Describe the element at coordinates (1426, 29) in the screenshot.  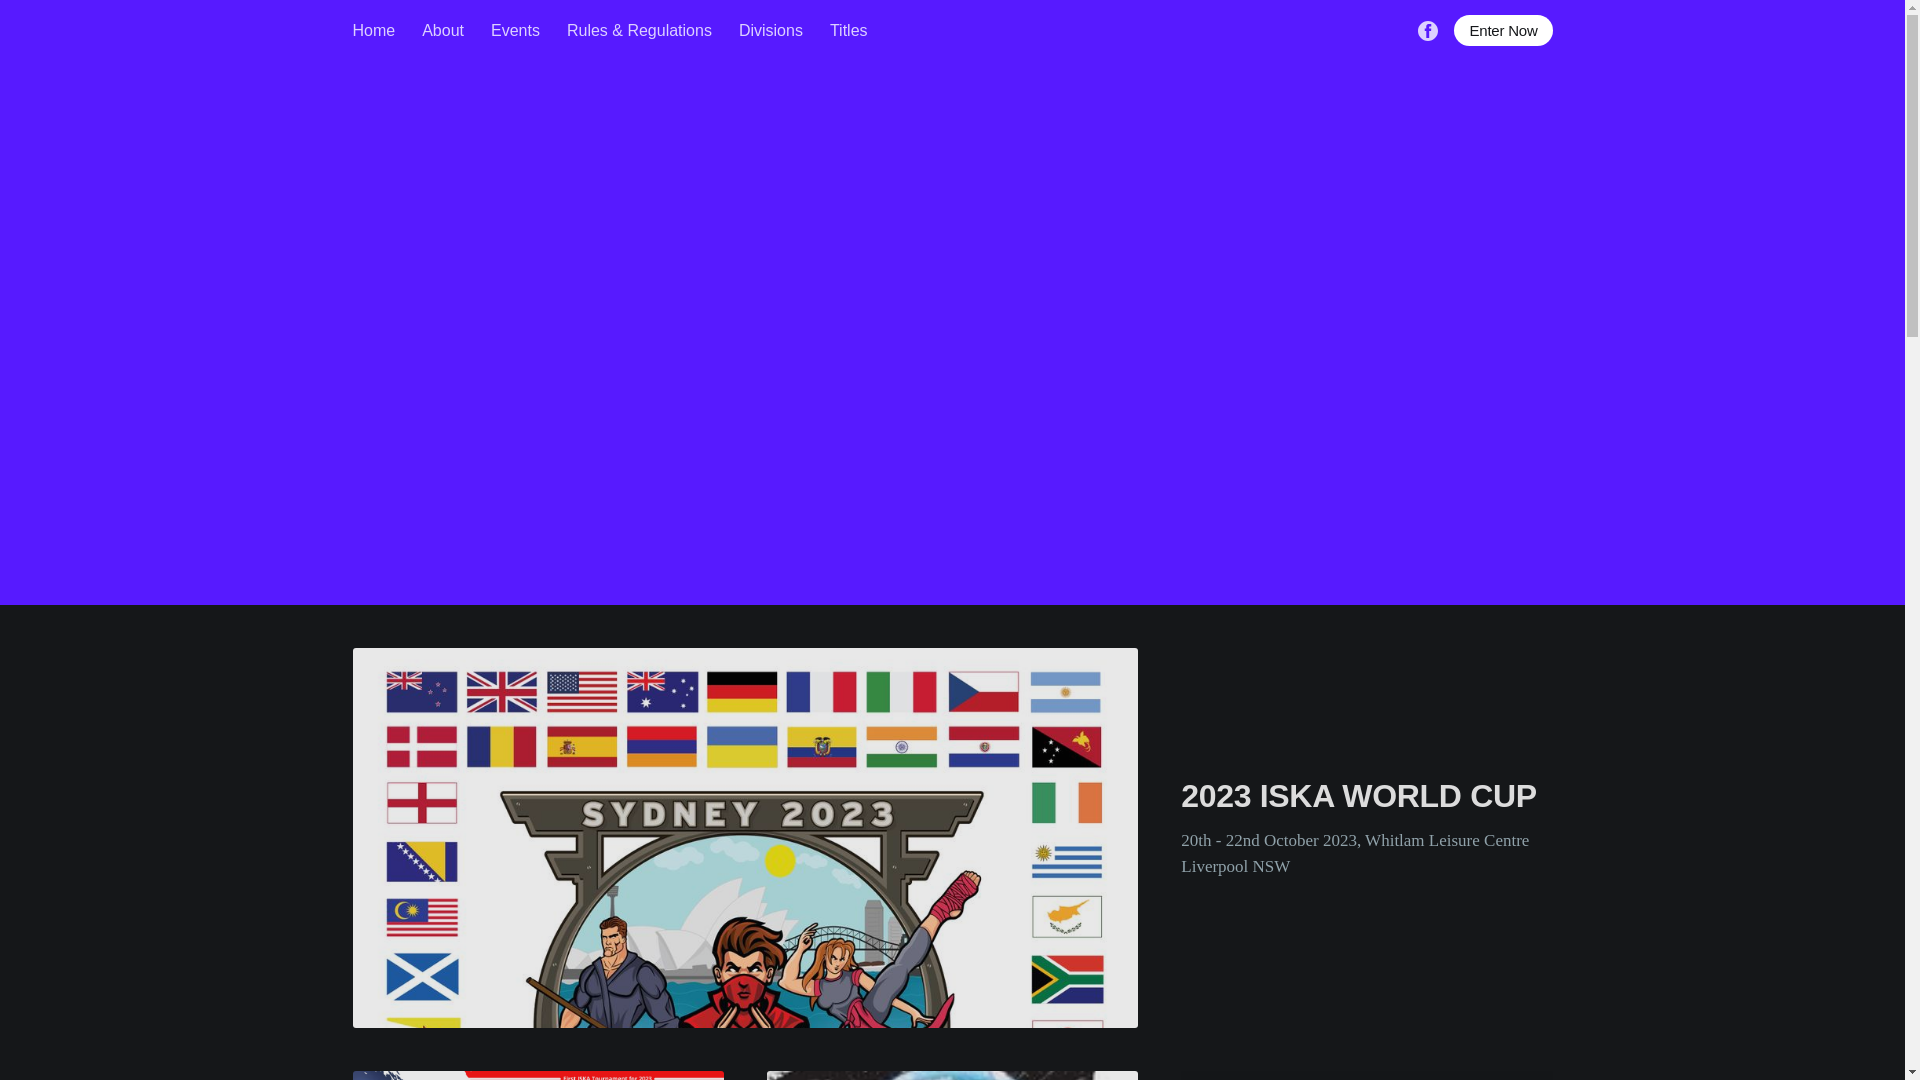
I see `'Facebook'` at that location.